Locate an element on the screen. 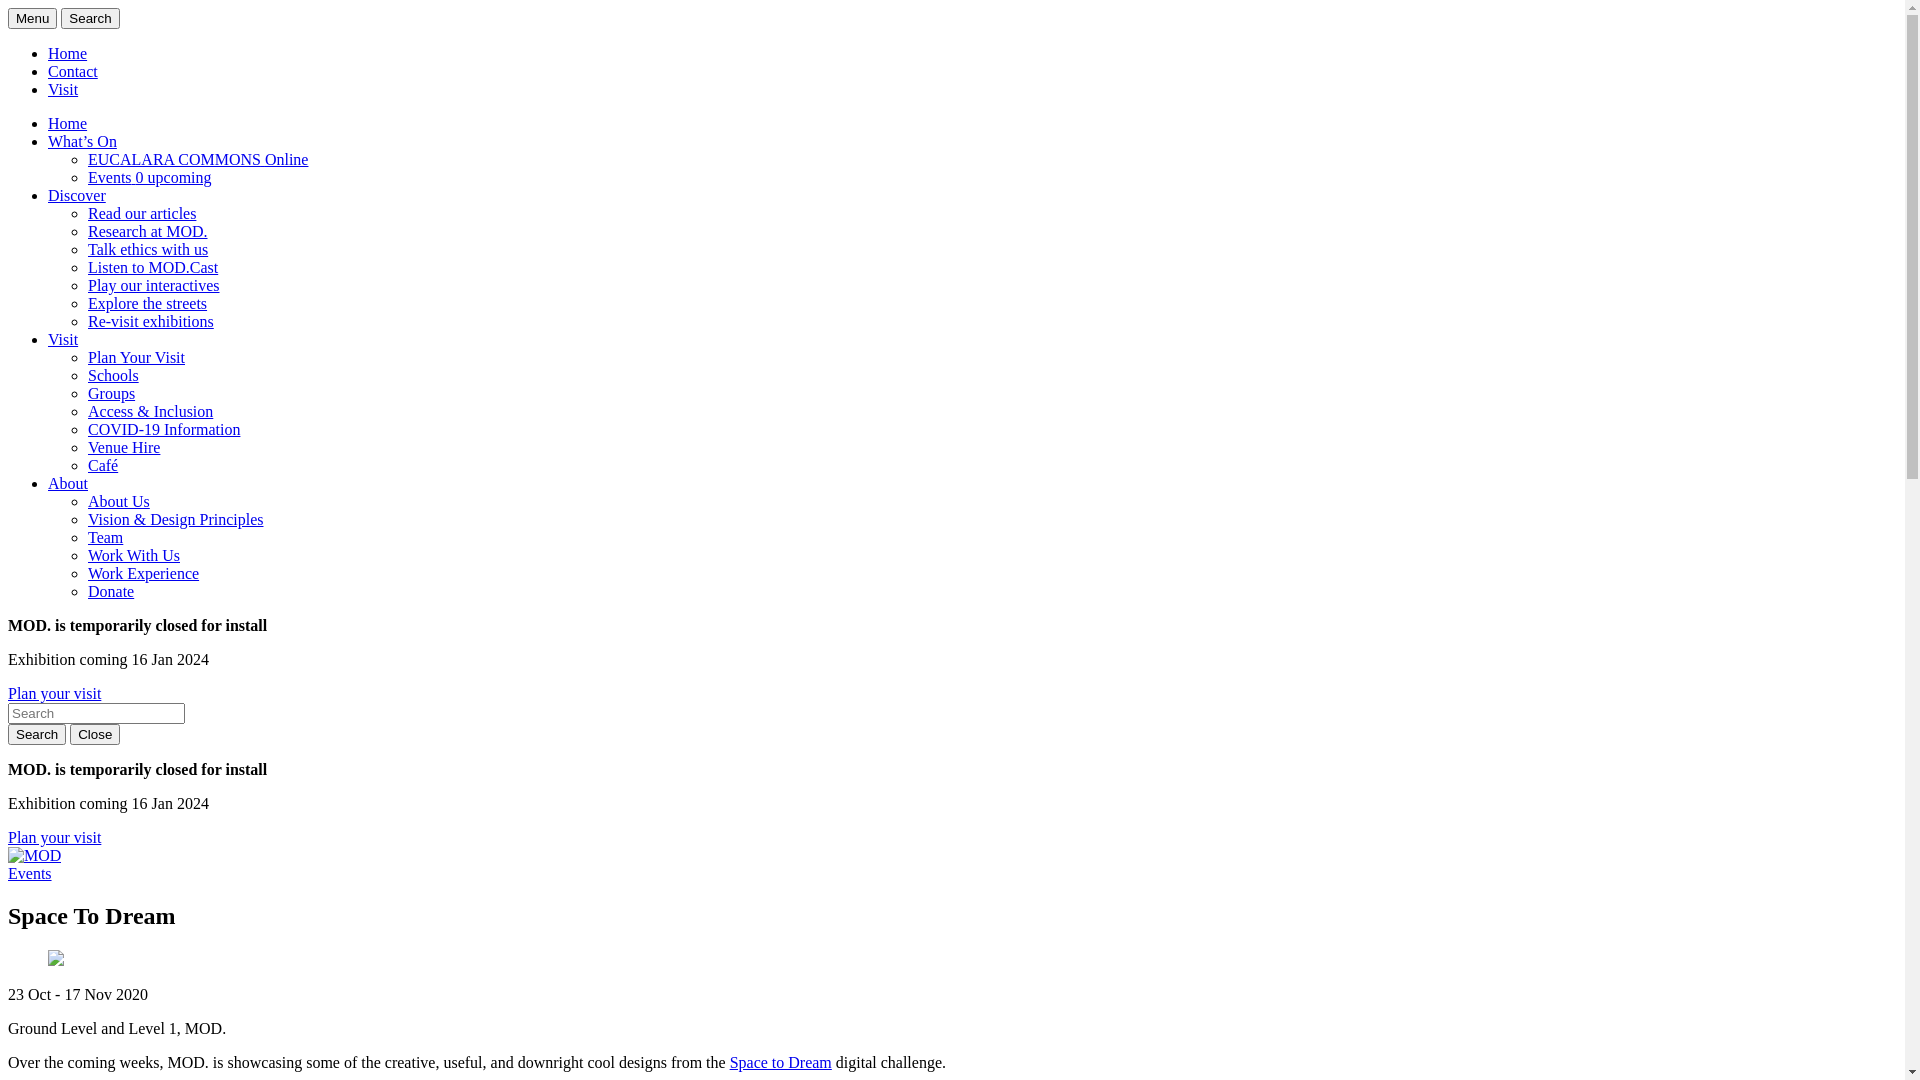  'Menu' is located at coordinates (32, 18).